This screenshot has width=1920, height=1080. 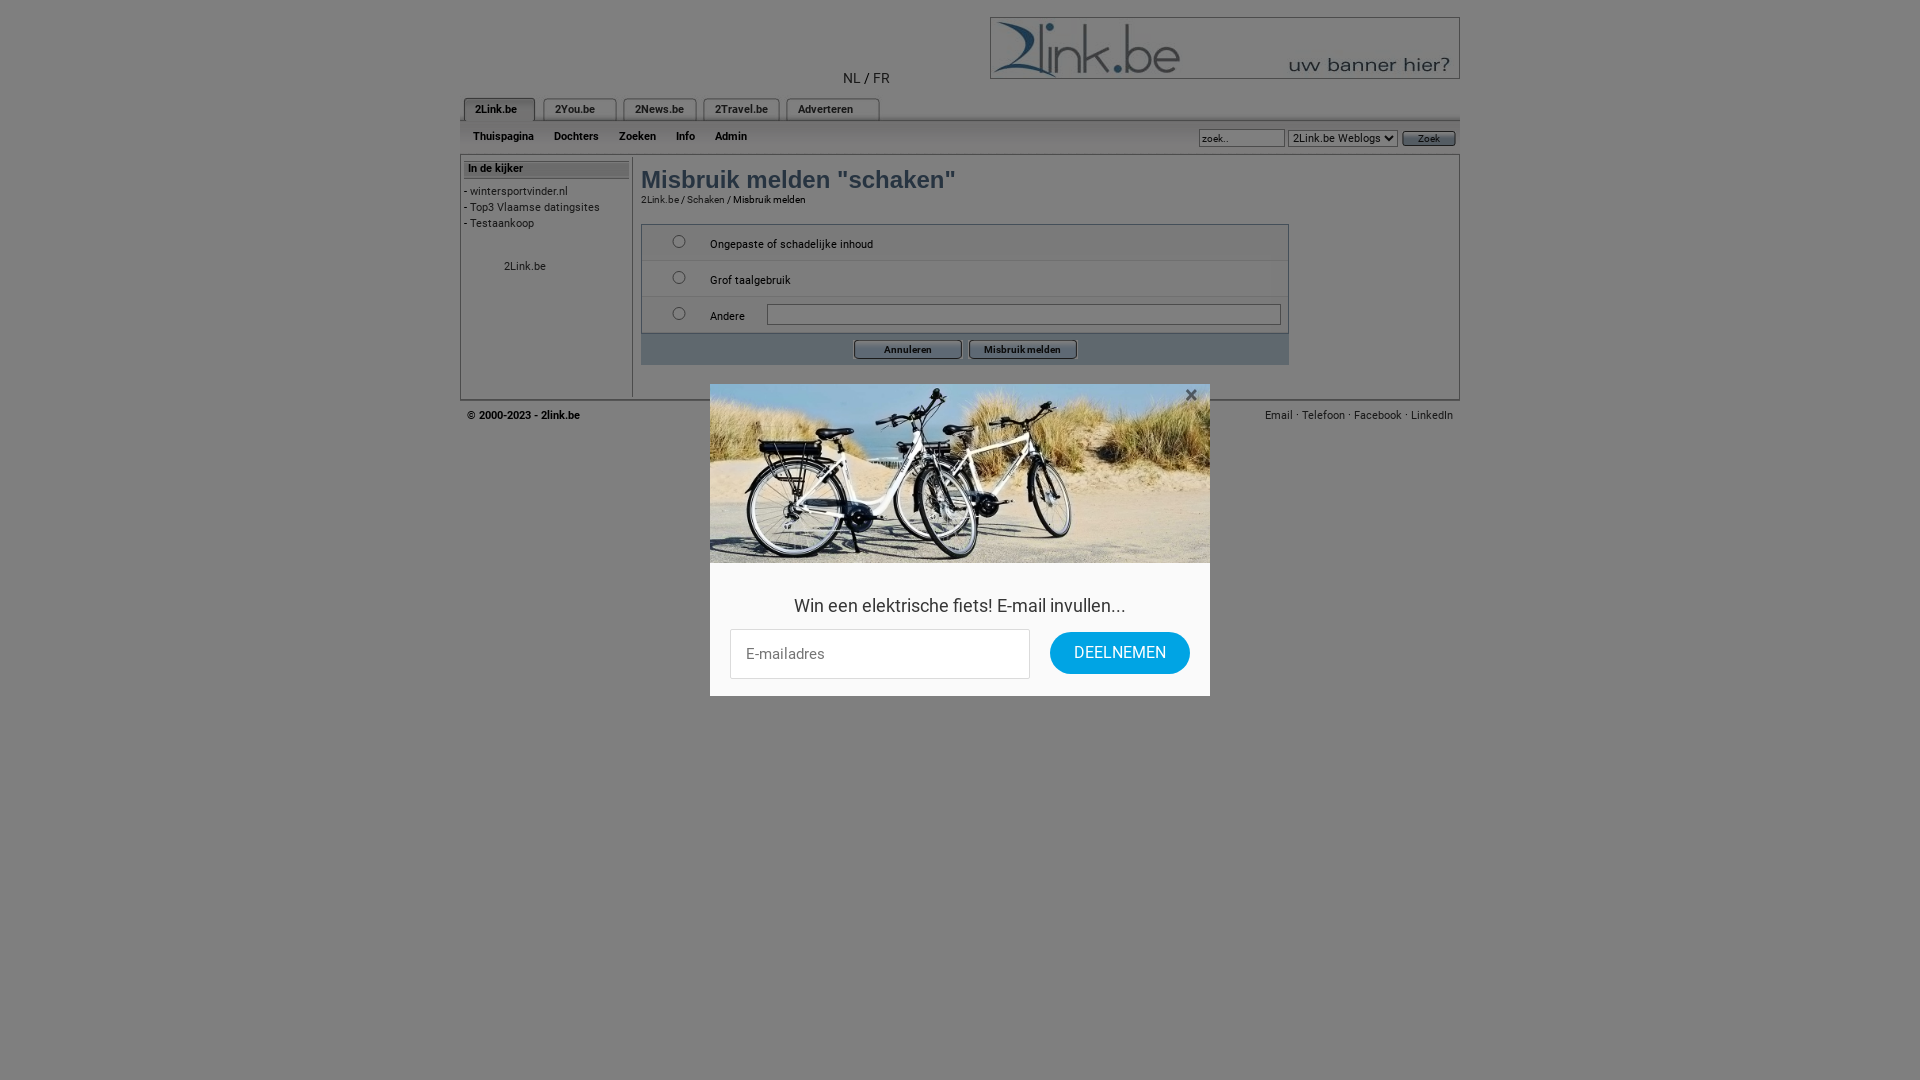 I want to click on 'Facebook', so click(x=1376, y=414).